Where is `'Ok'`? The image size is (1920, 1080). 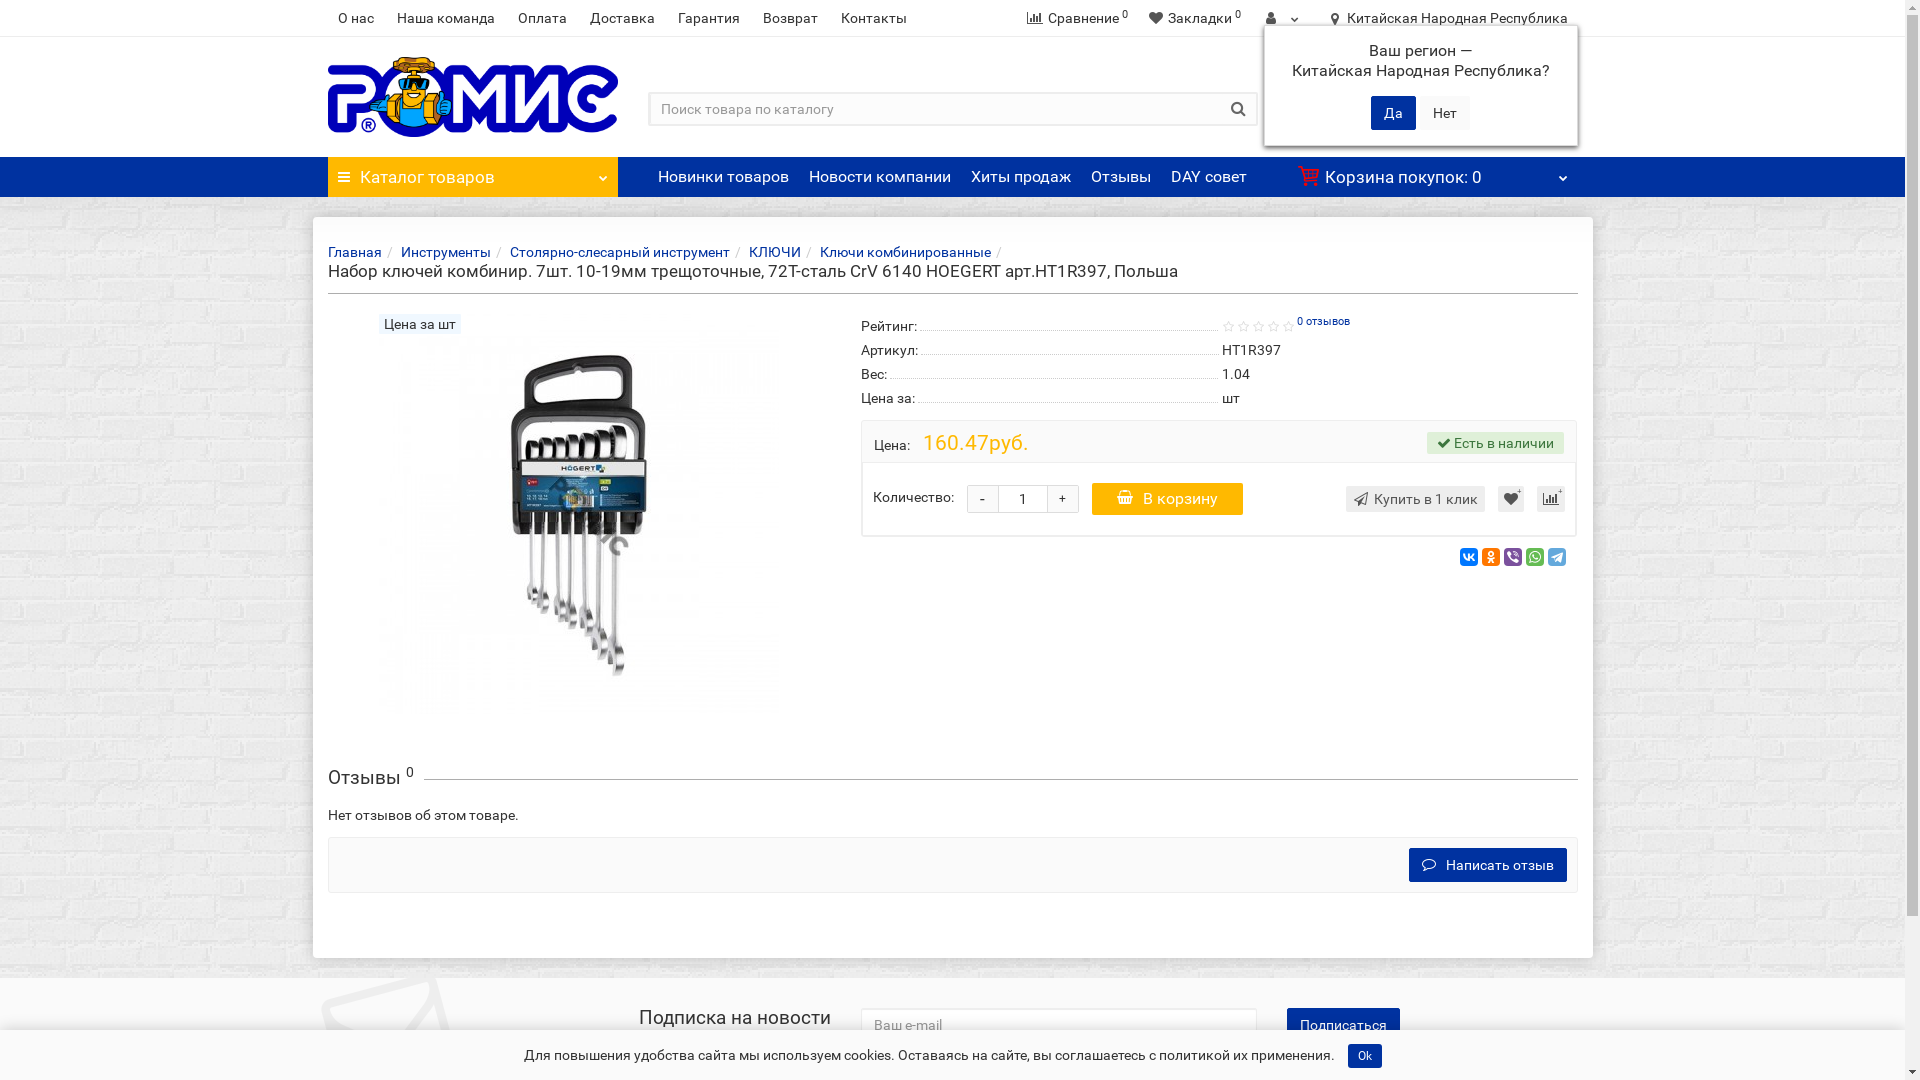 'Ok' is located at coordinates (1363, 1055).